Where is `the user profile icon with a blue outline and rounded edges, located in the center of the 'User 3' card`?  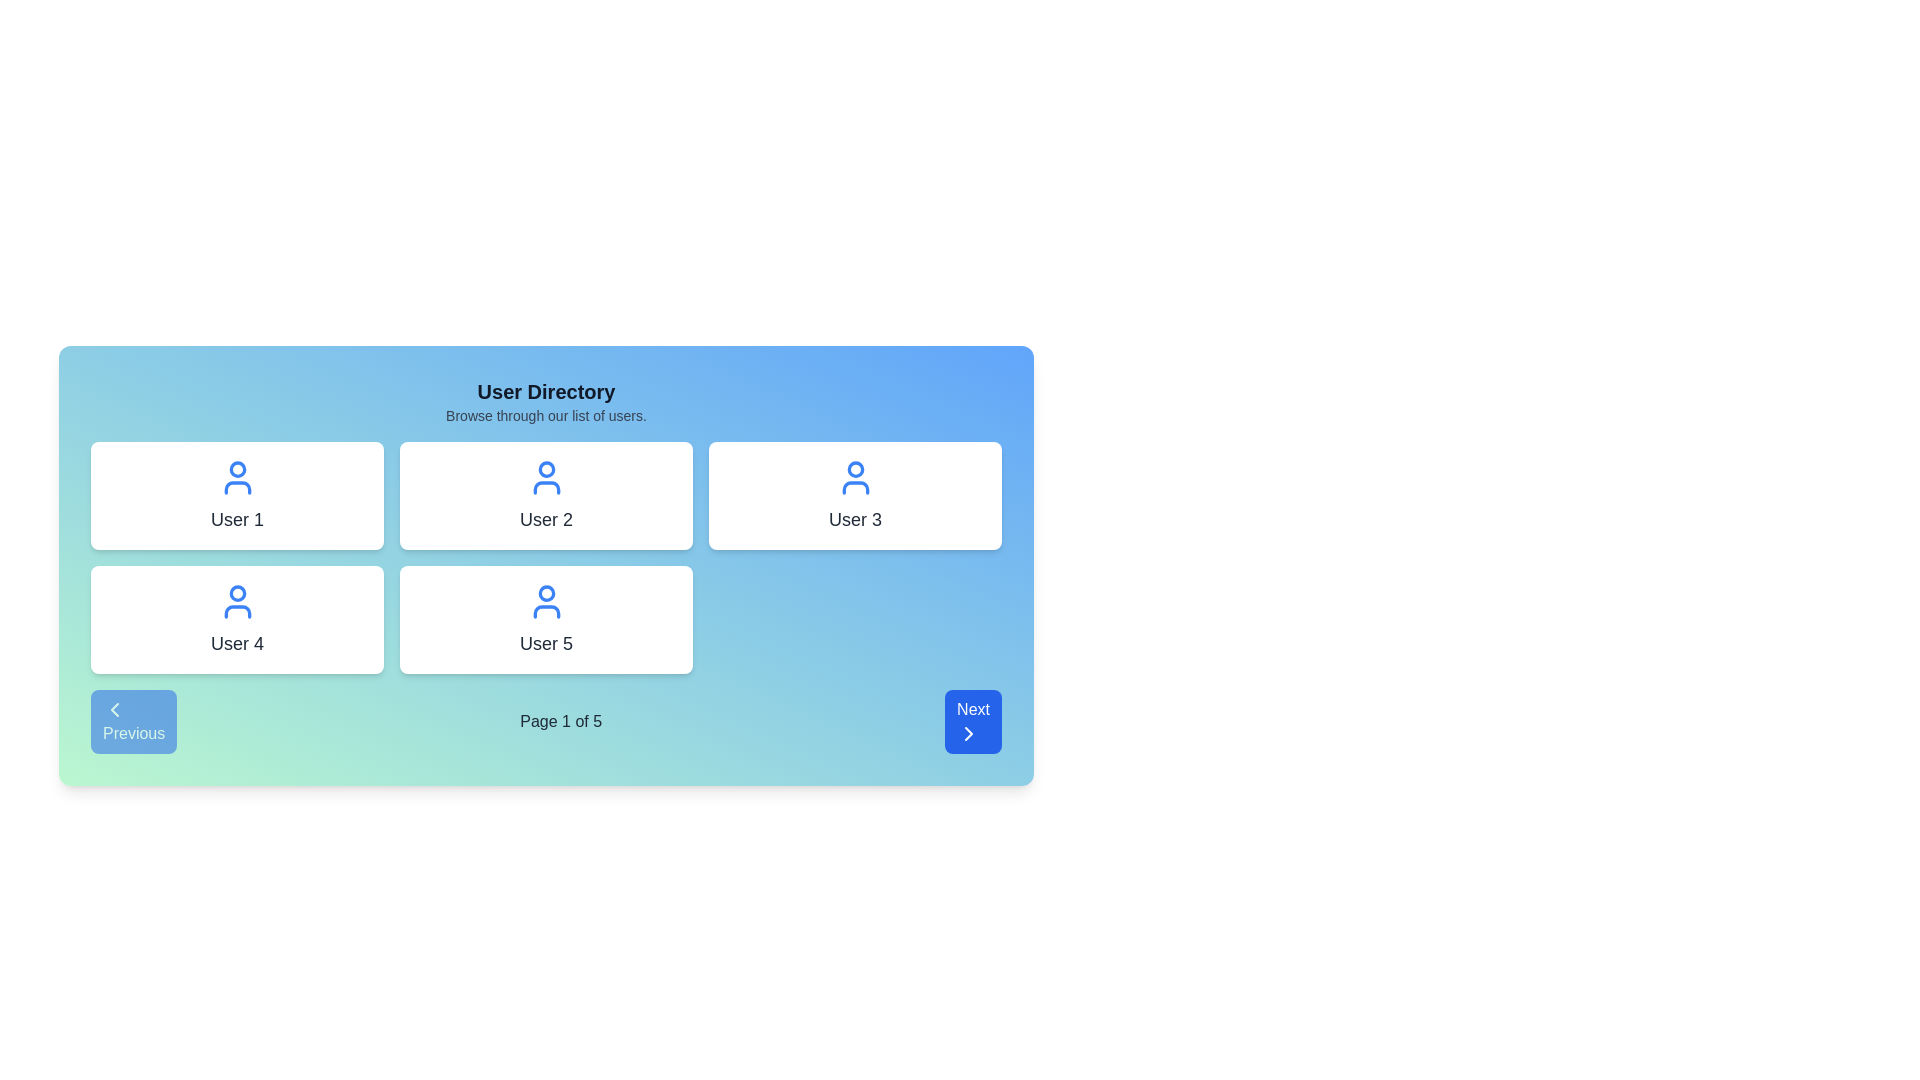 the user profile icon with a blue outline and rounded edges, located in the center of the 'User 3' card is located at coordinates (855, 478).